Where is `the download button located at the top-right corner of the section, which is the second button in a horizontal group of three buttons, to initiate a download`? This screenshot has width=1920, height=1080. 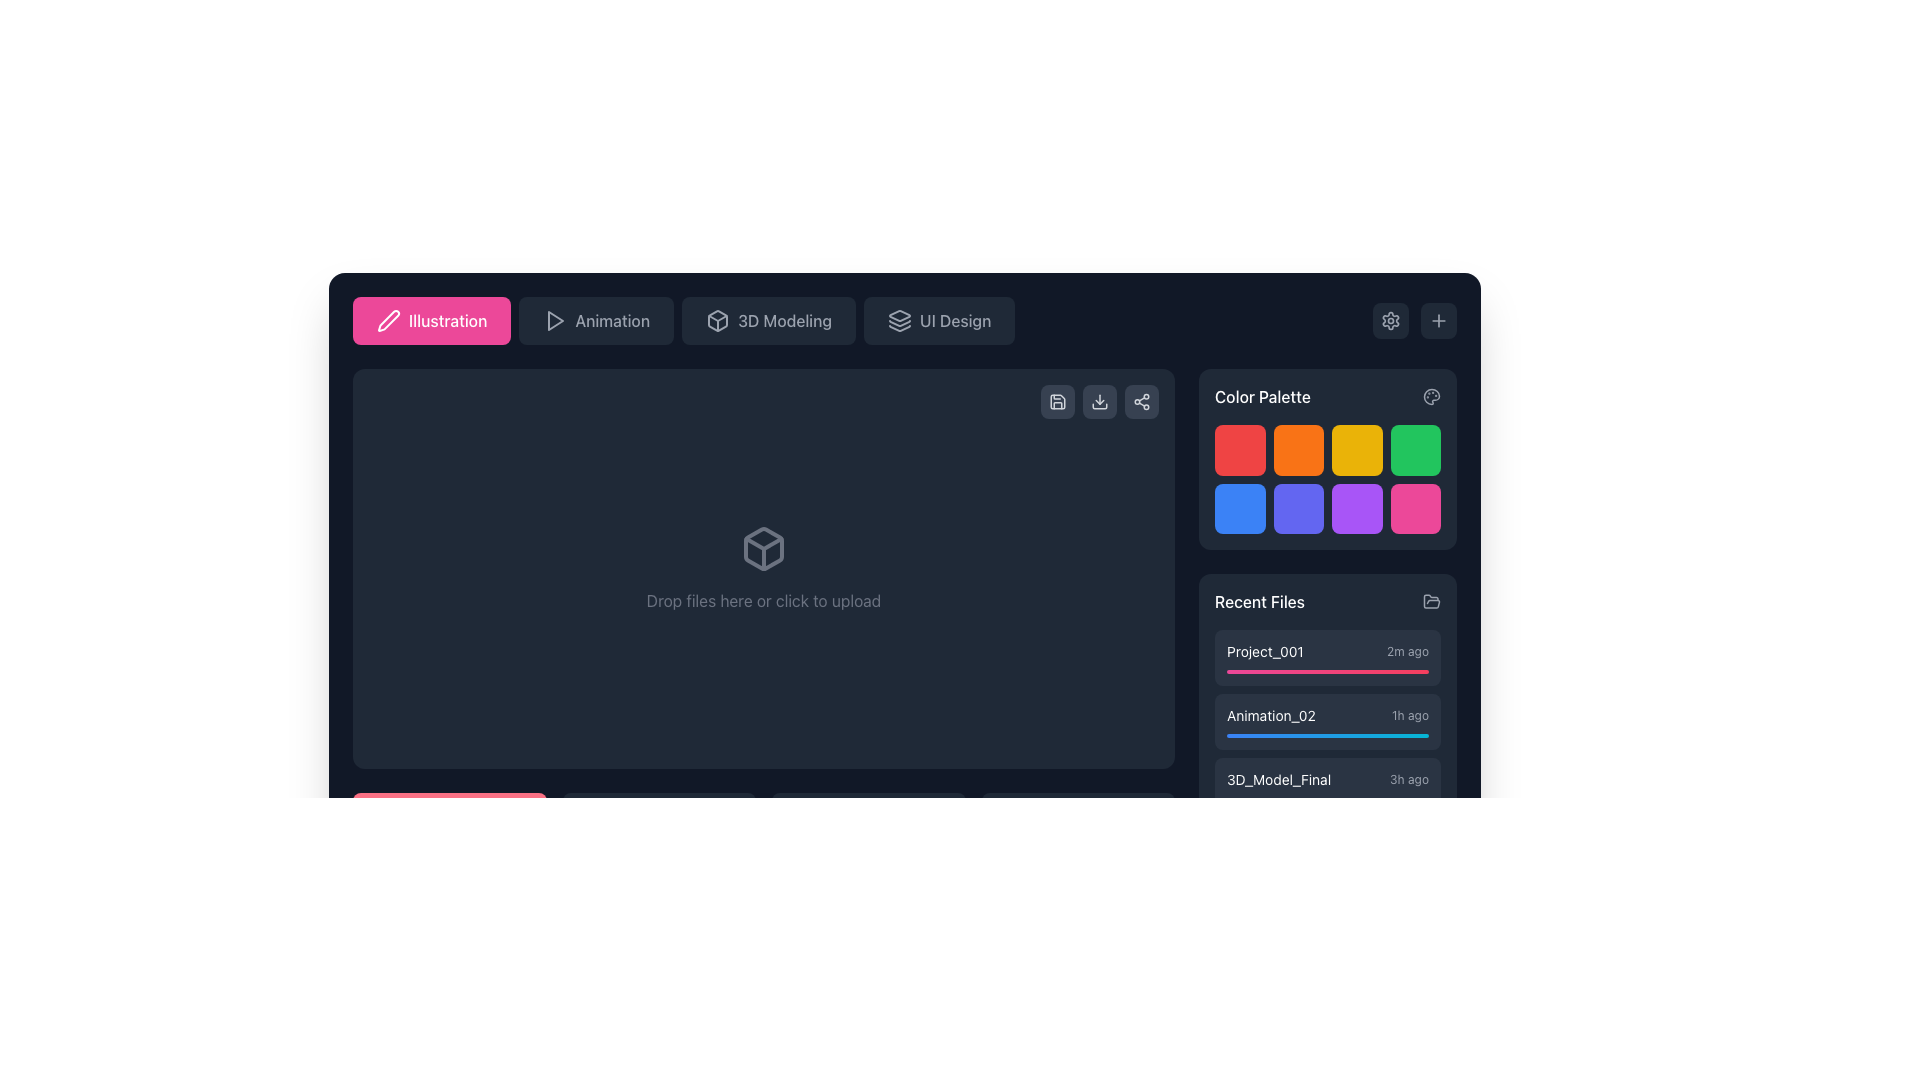 the download button located at the top-right corner of the section, which is the second button in a horizontal group of three buttons, to initiate a download is located at coordinates (1098, 401).